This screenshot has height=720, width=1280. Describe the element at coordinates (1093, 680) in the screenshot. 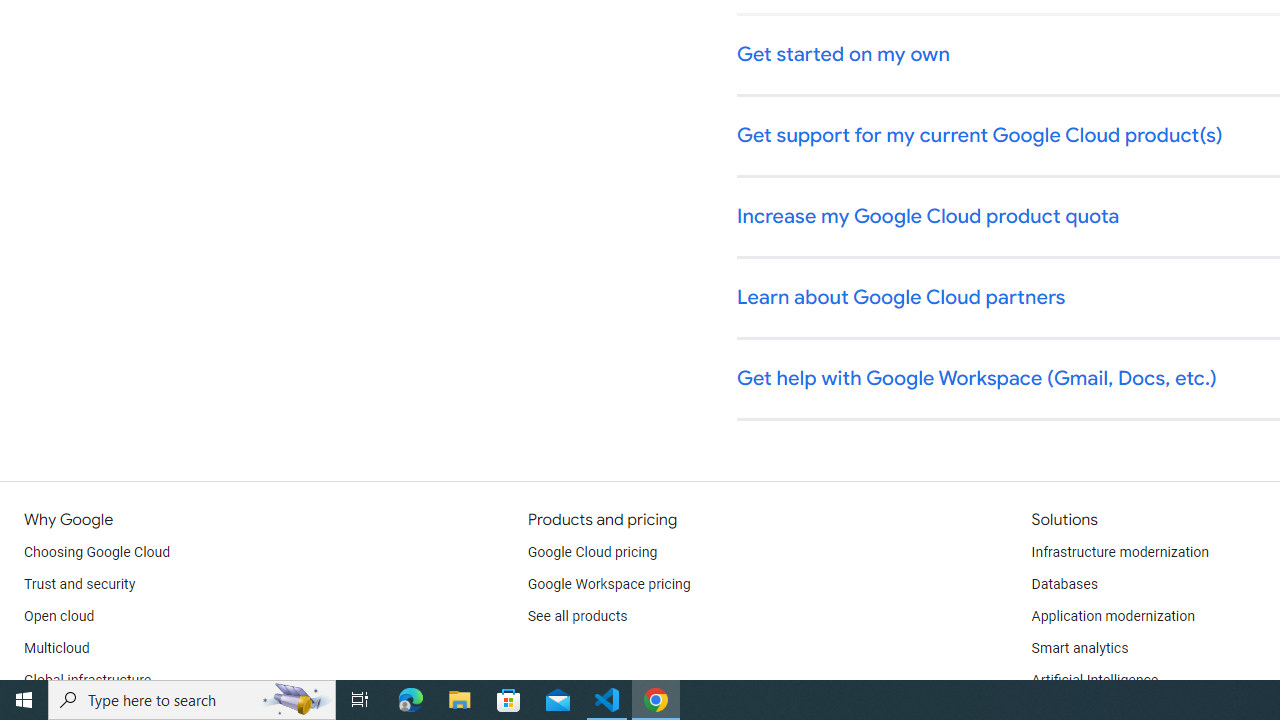

I see `'Artificial Intelligence'` at that location.